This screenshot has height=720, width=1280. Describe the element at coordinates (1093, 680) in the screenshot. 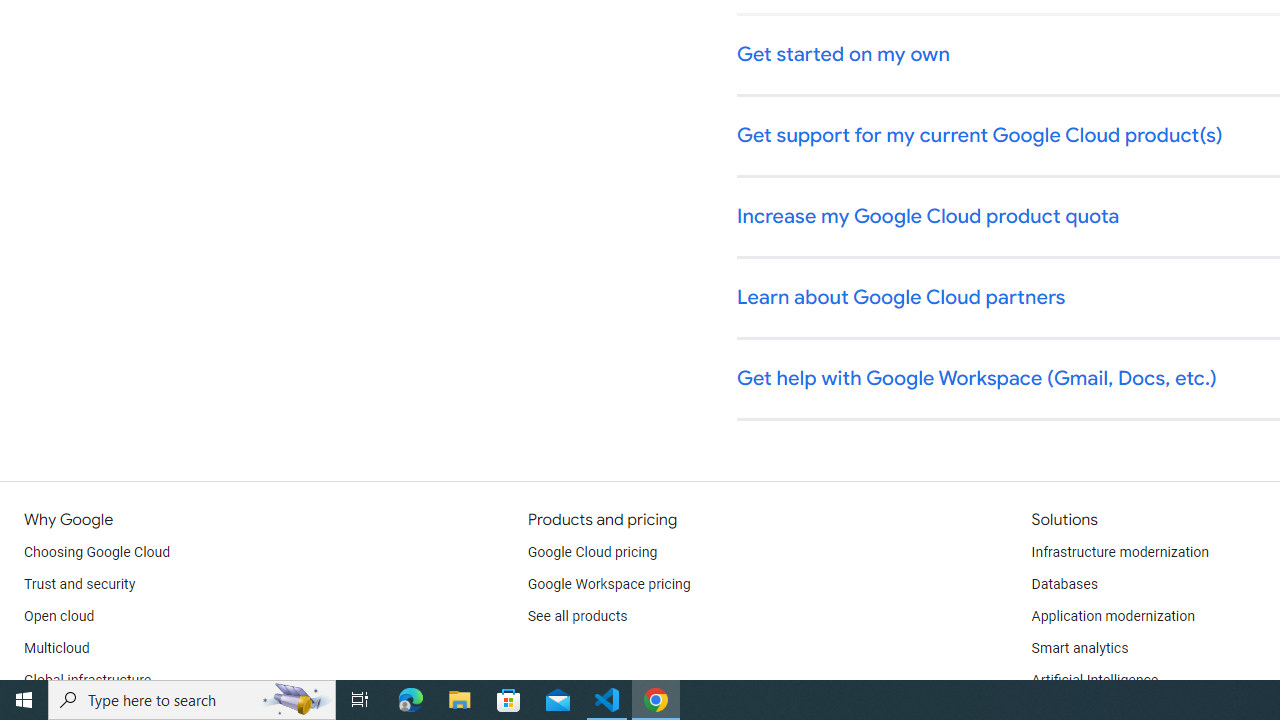

I see `'Artificial Intelligence'` at that location.